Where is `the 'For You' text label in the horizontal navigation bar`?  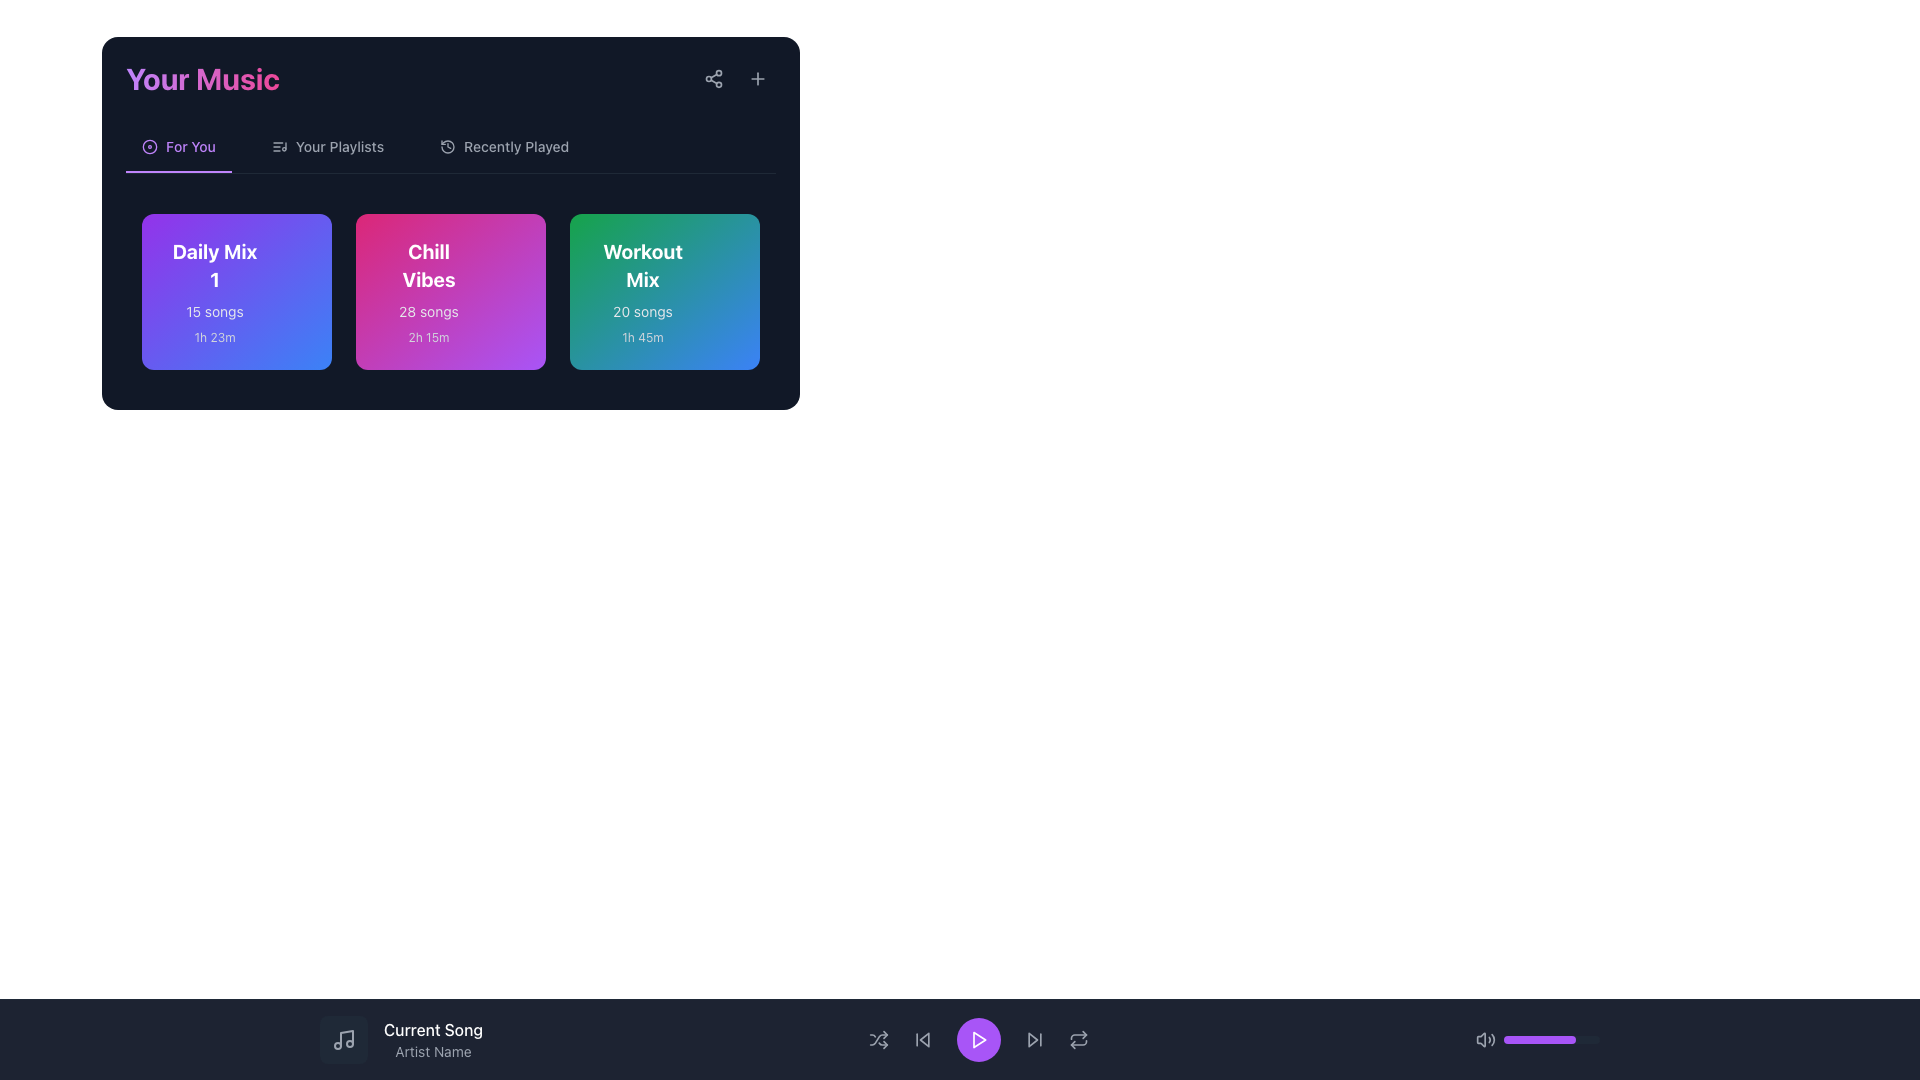
the 'For You' text label in the horizontal navigation bar is located at coordinates (178, 153).